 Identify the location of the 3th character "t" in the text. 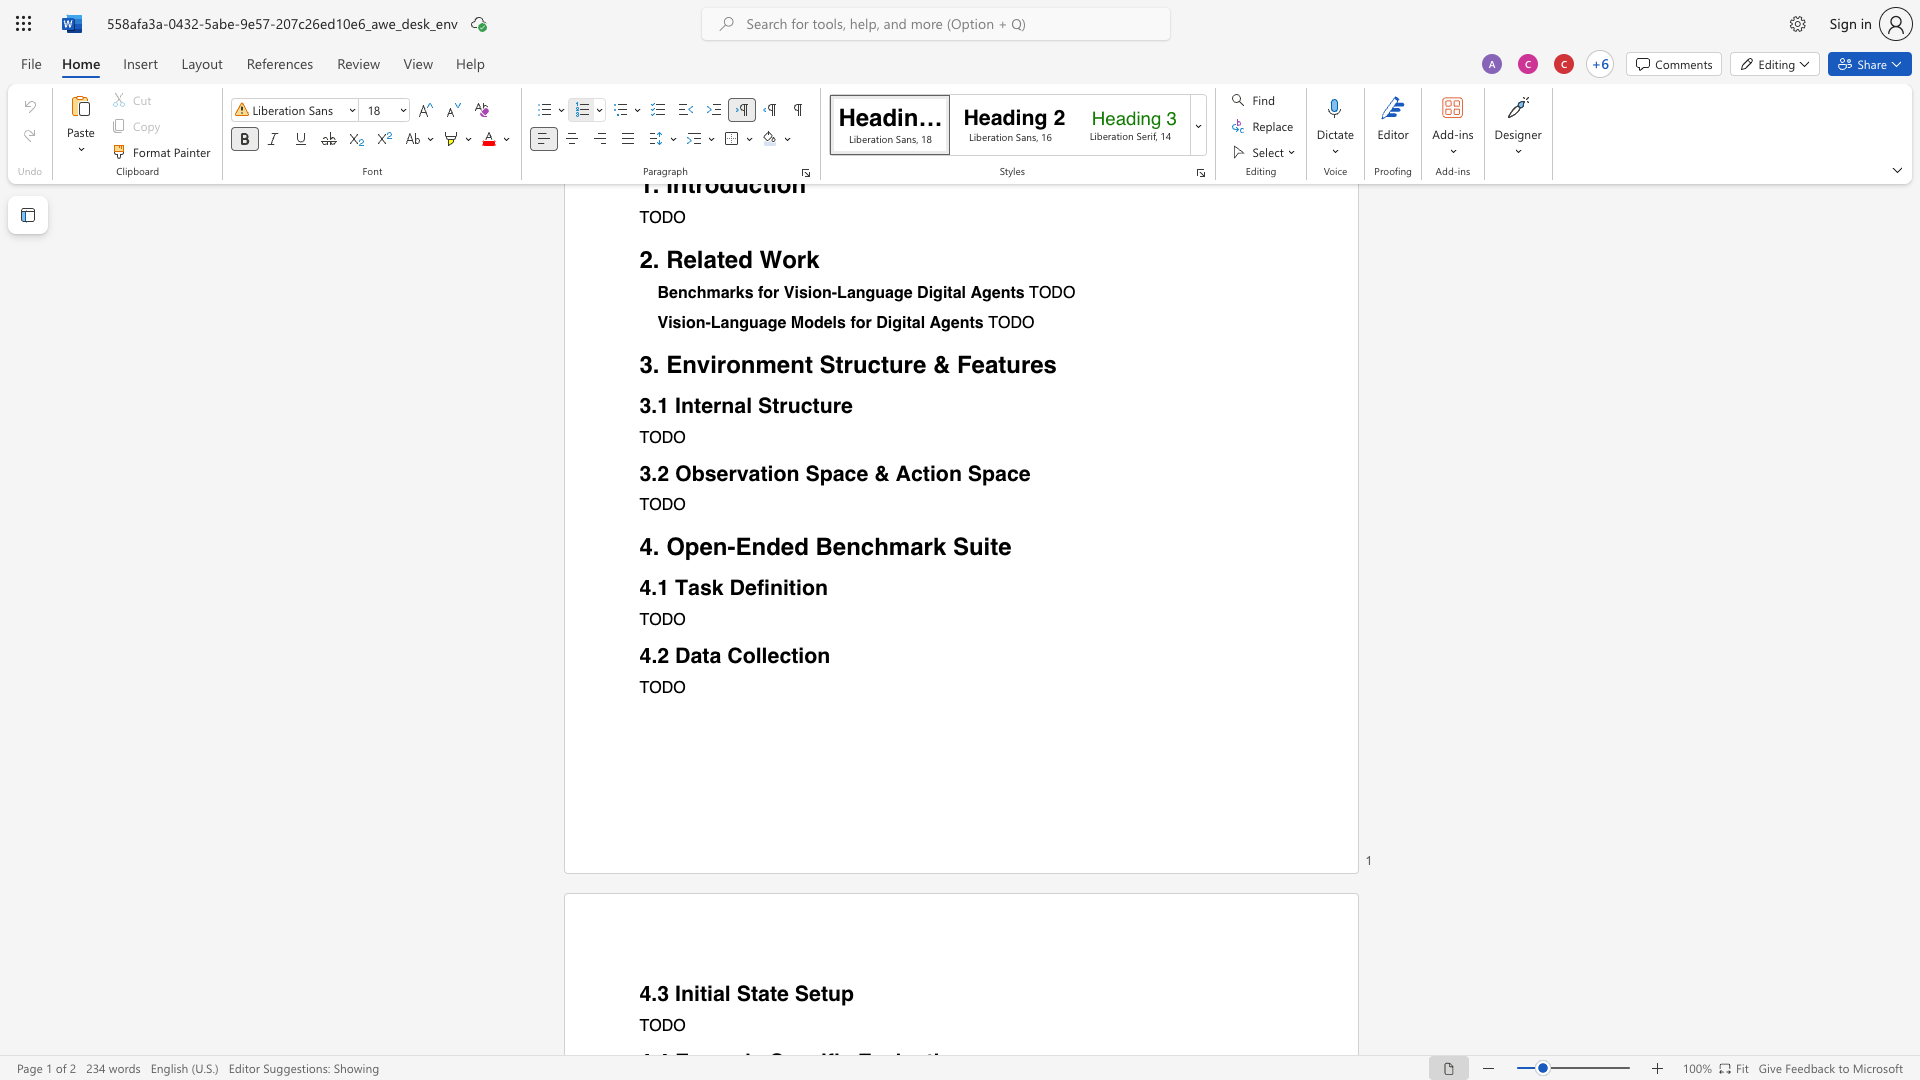
(772, 994).